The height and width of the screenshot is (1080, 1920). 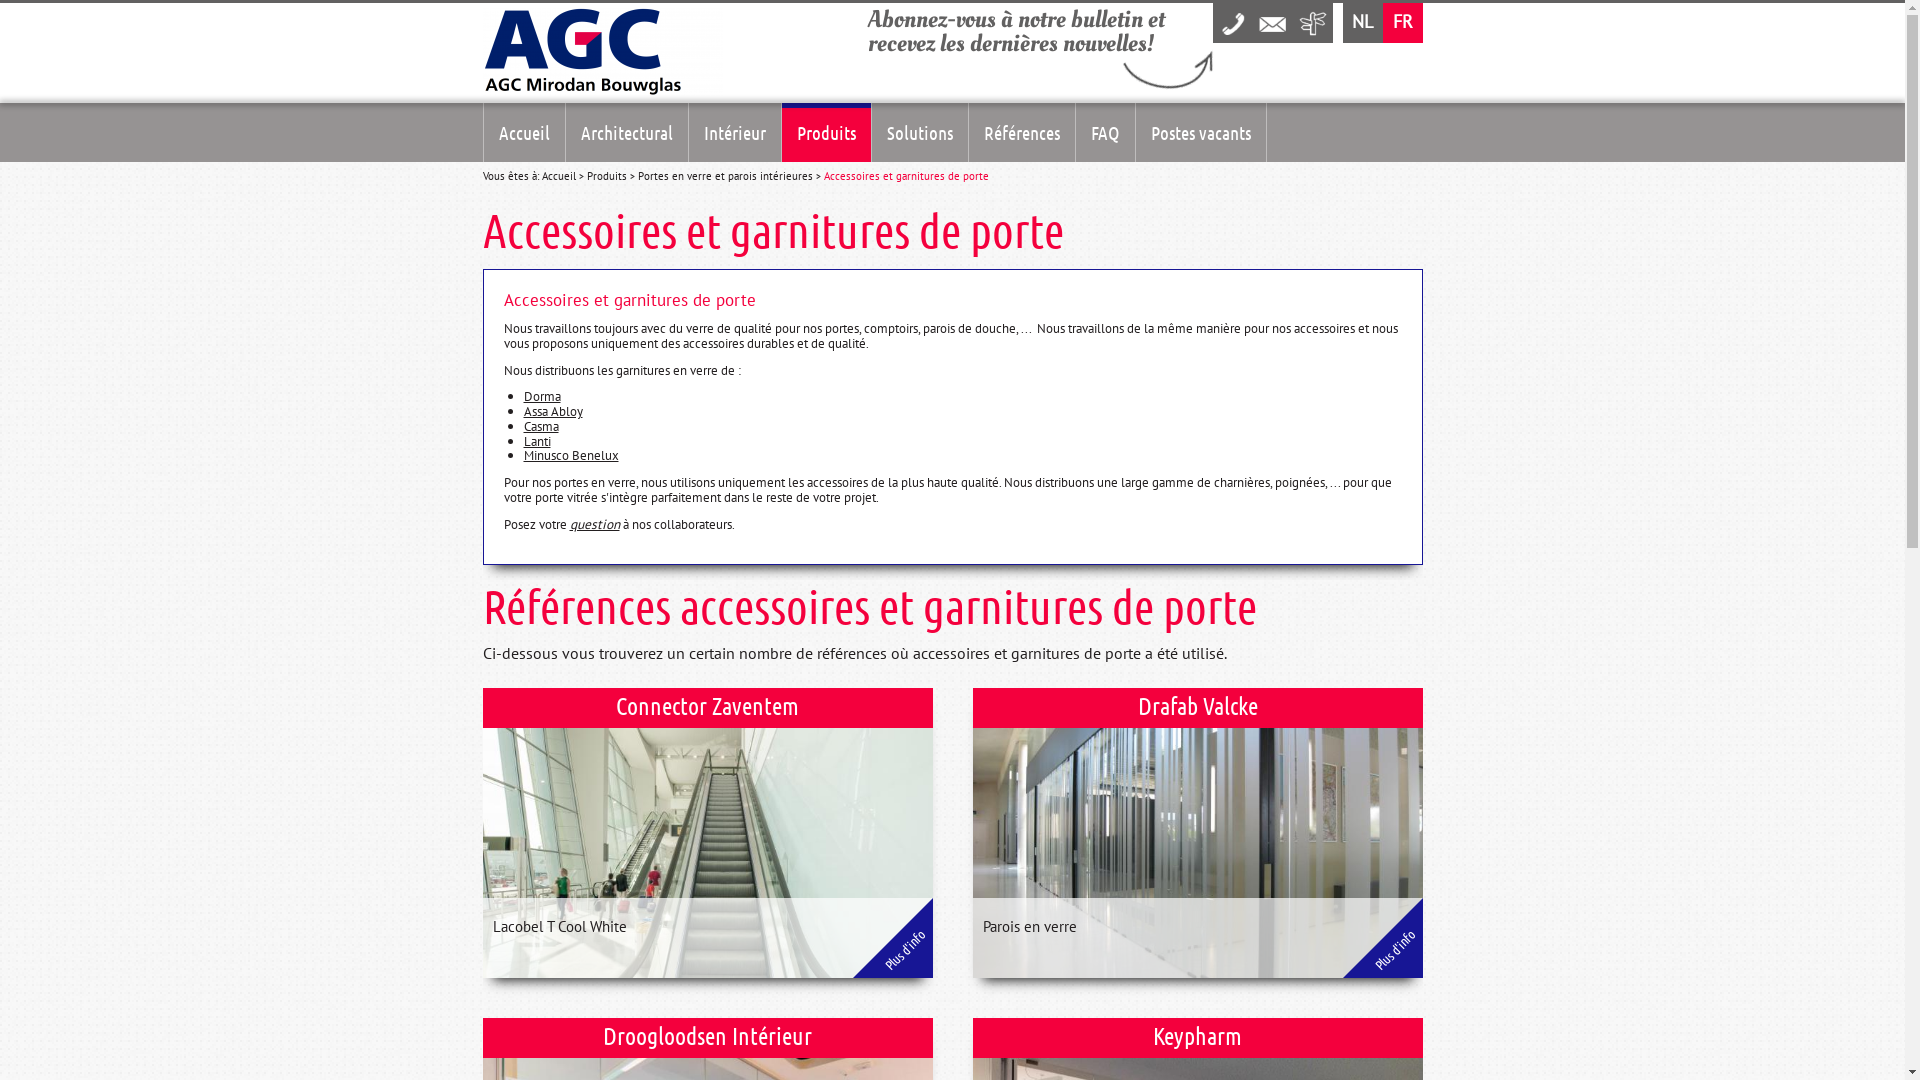 I want to click on 'Drafab Valcke, so click(x=1196, y=833).